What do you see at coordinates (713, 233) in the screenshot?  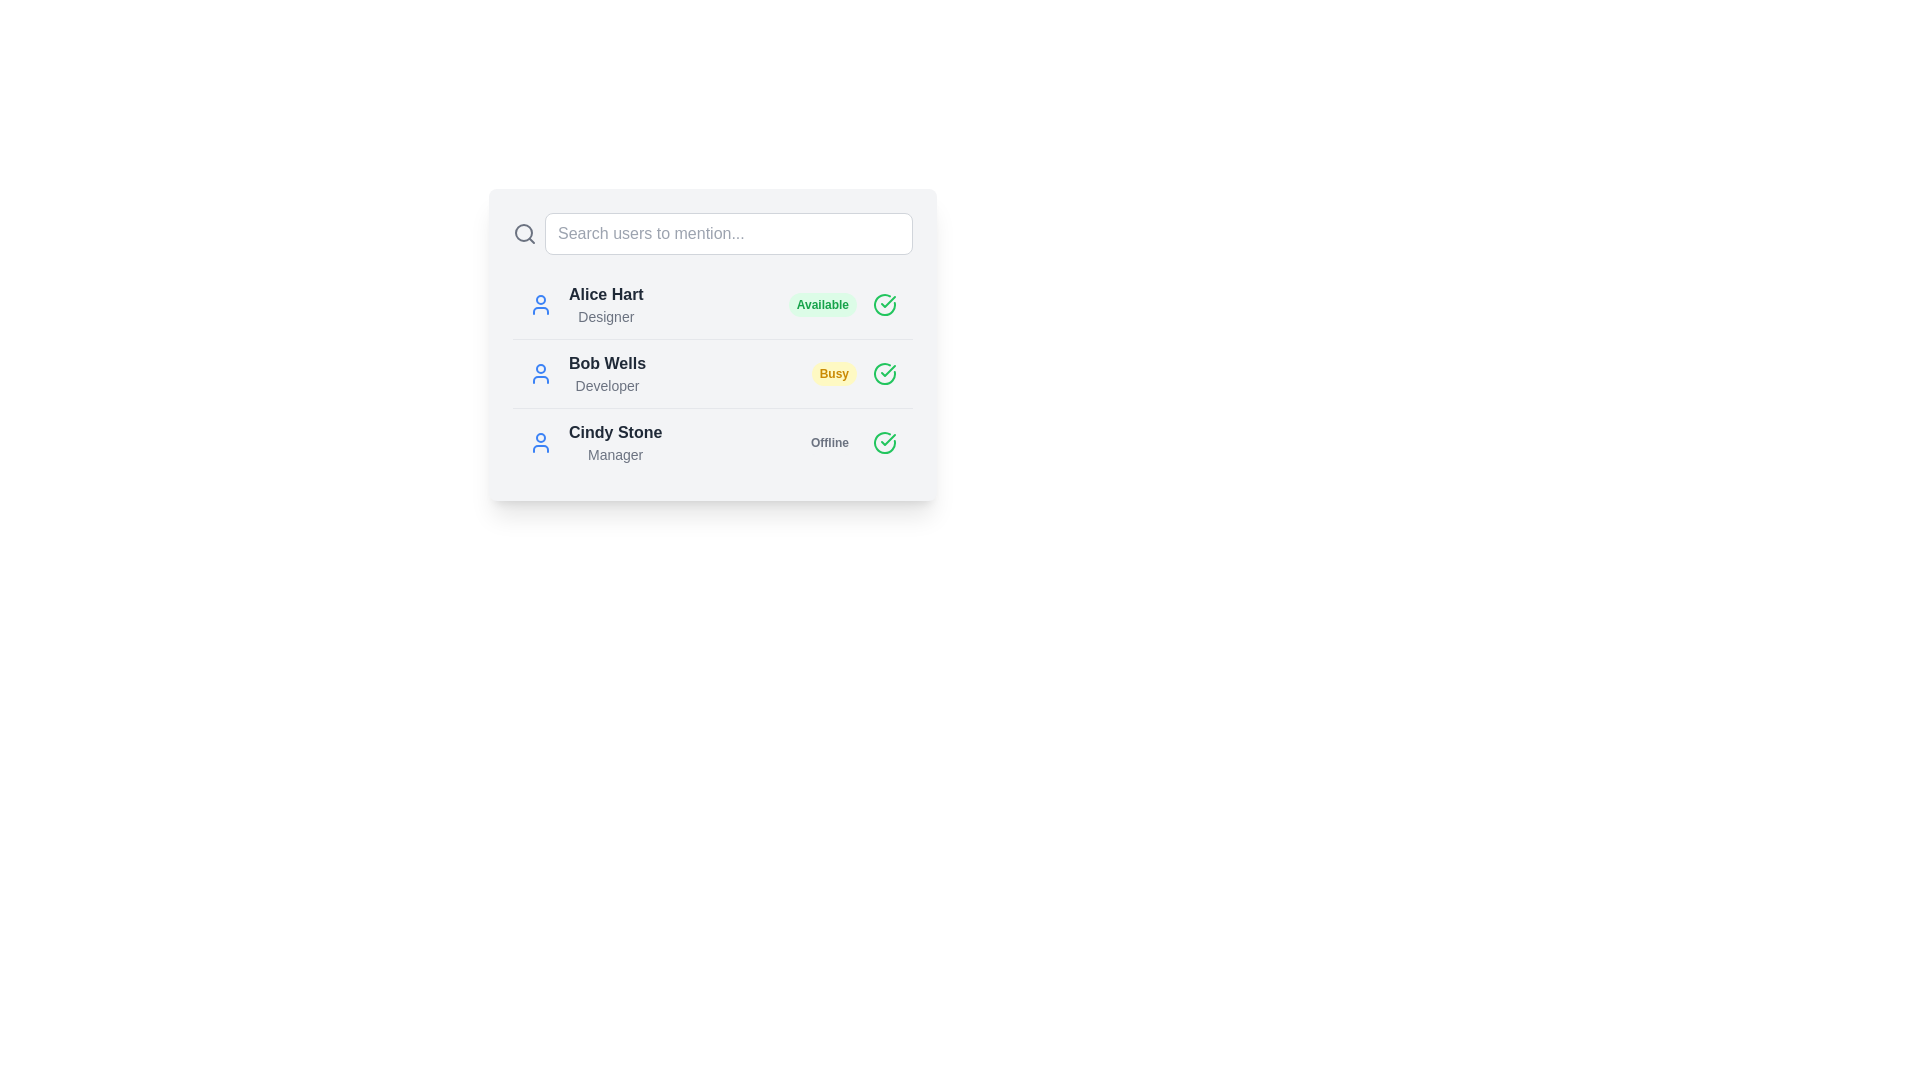 I see `the text input field with placeholder text 'Search users to mention...' by tabbing into it` at bounding box center [713, 233].